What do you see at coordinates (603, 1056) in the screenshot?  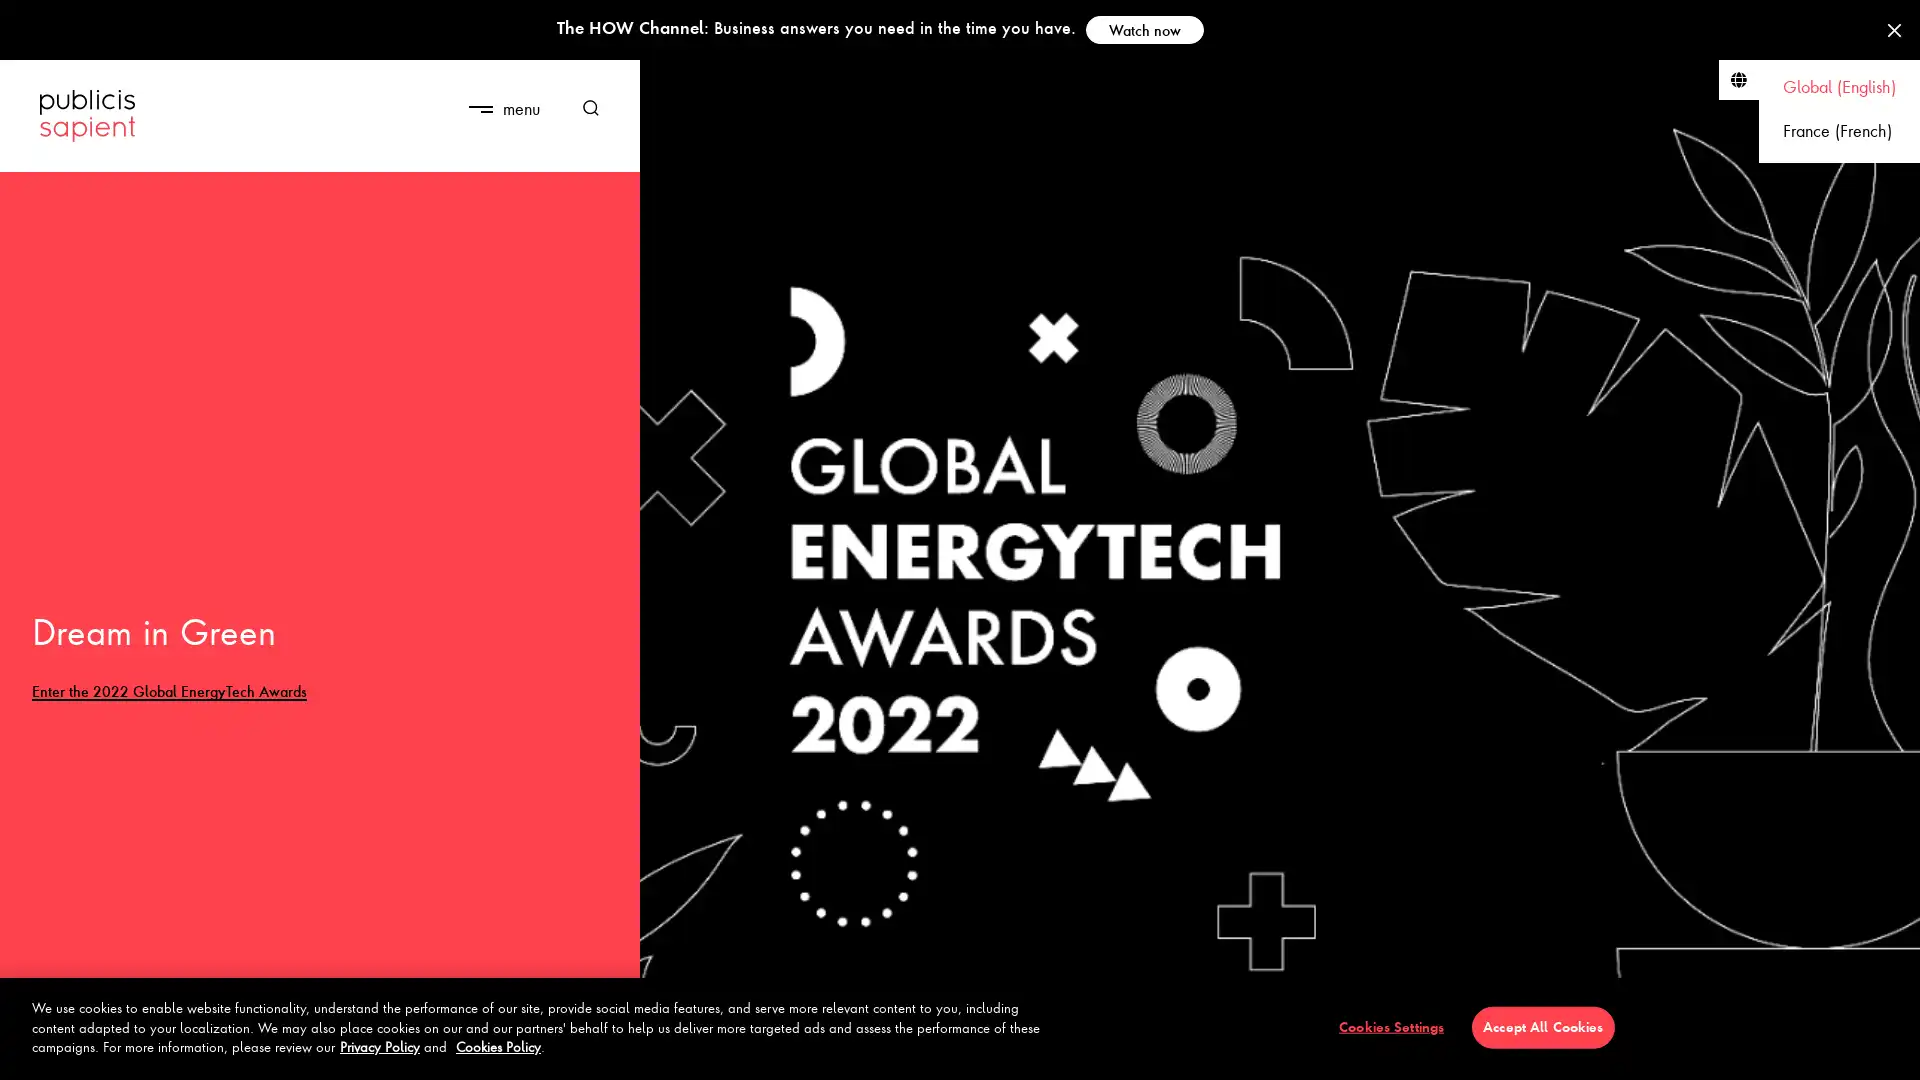 I see `Stop automatic slide show` at bounding box center [603, 1056].